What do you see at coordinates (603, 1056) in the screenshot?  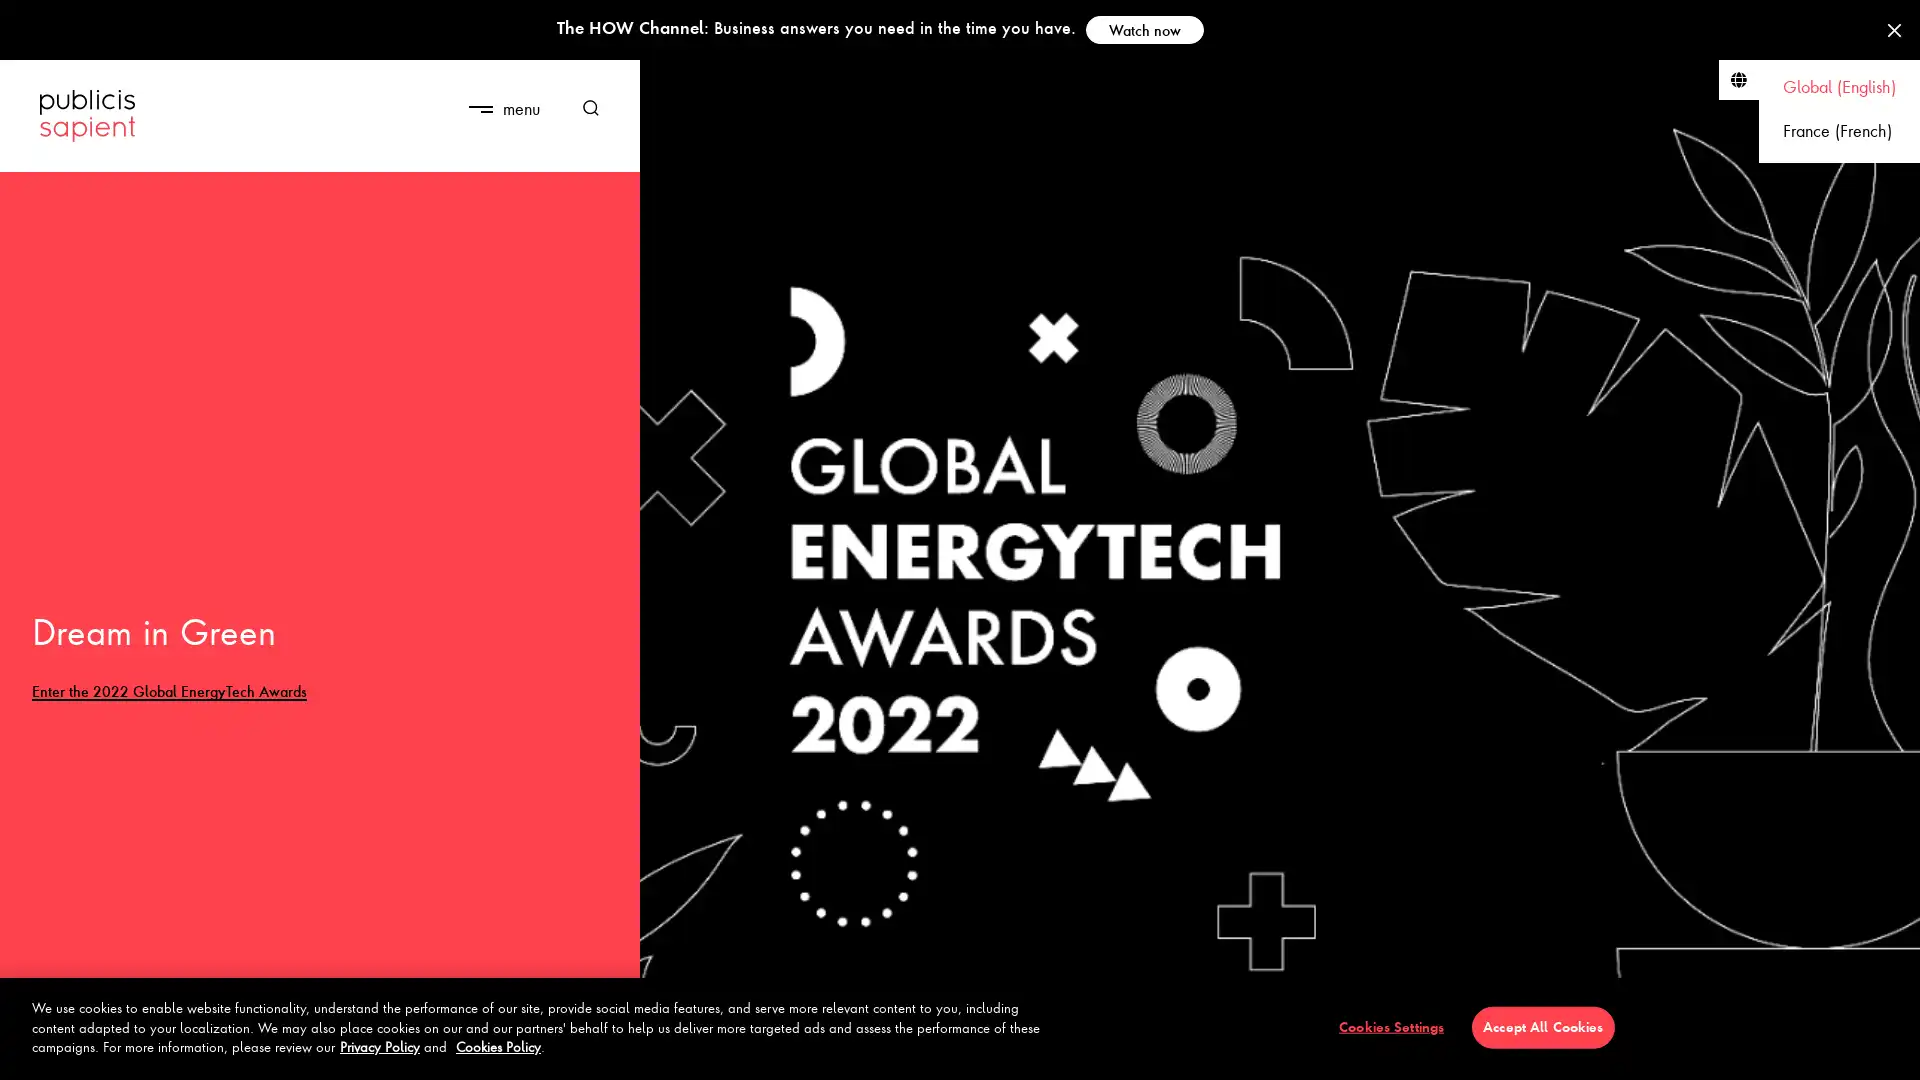 I see `Stop automatic slide show` at bounding box center [603, 1056].